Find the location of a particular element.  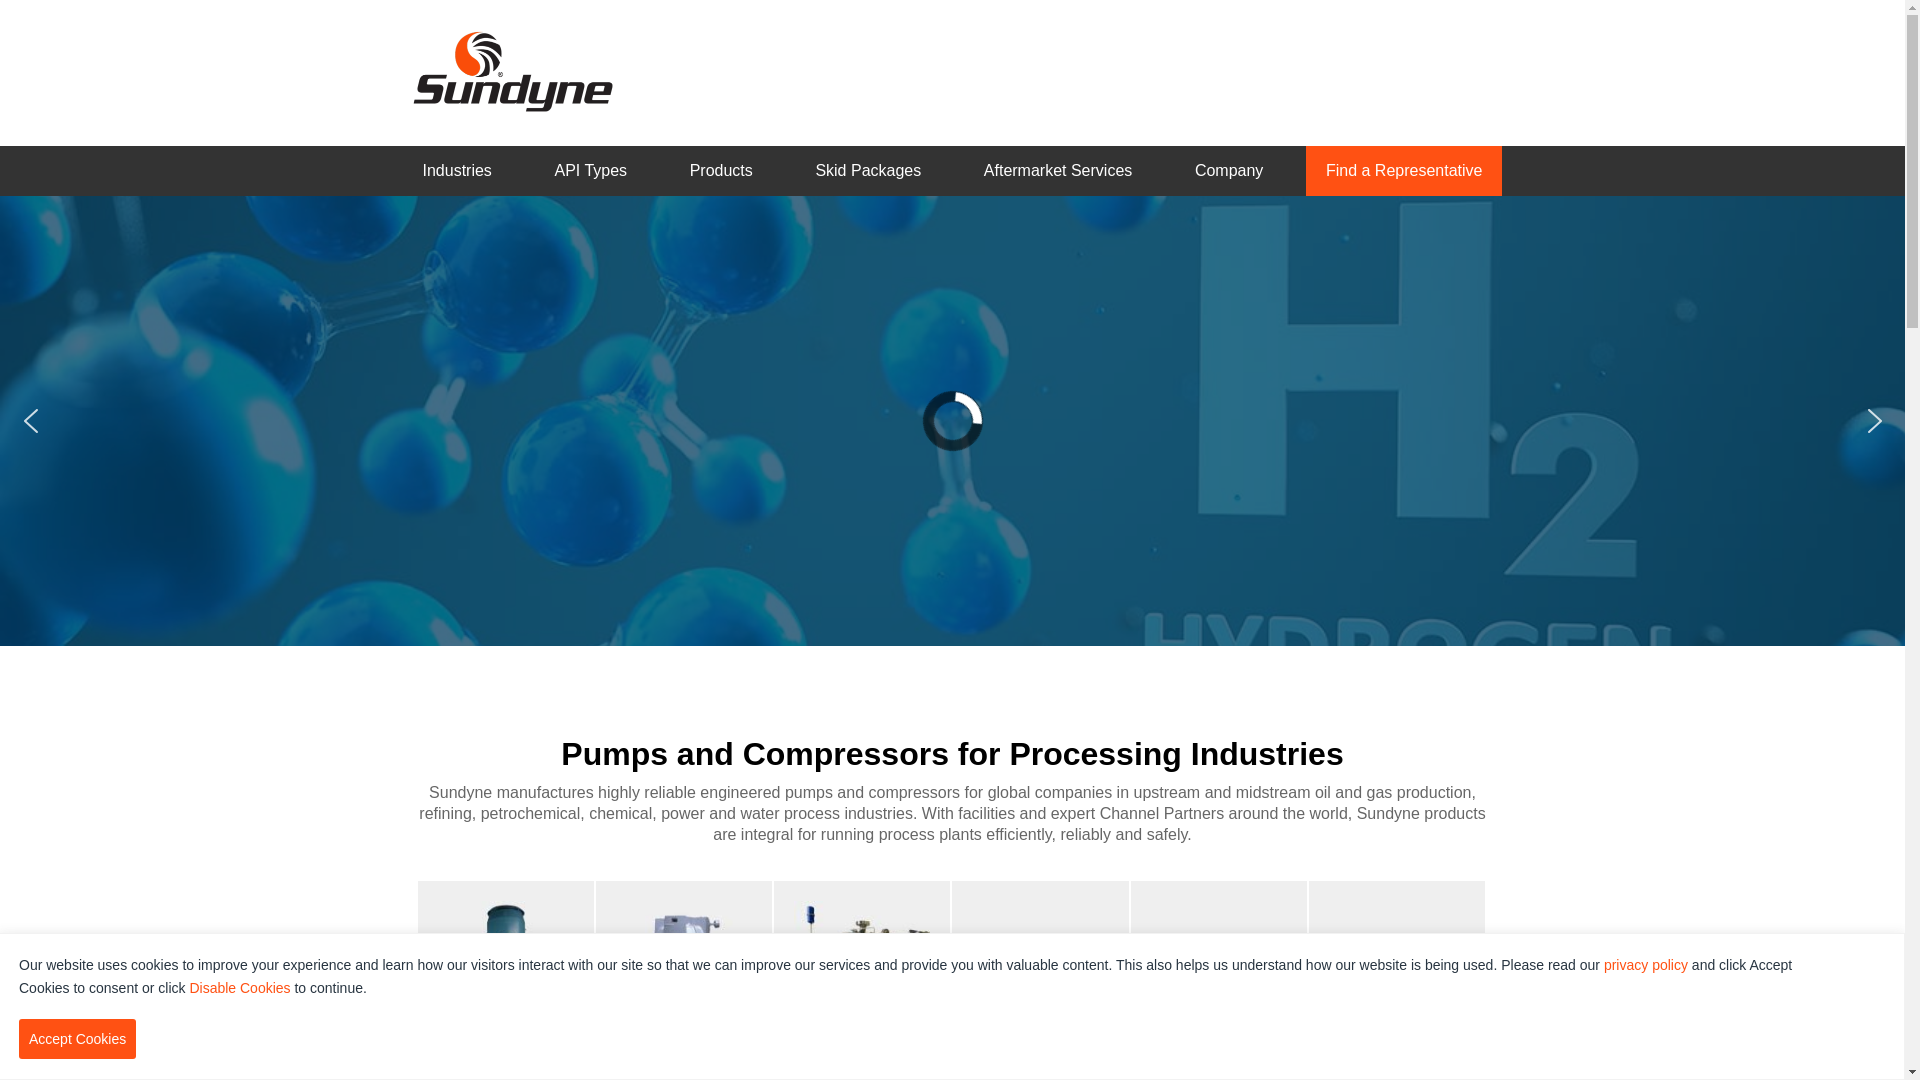

'Industries' is located at coordinates (455, 170).